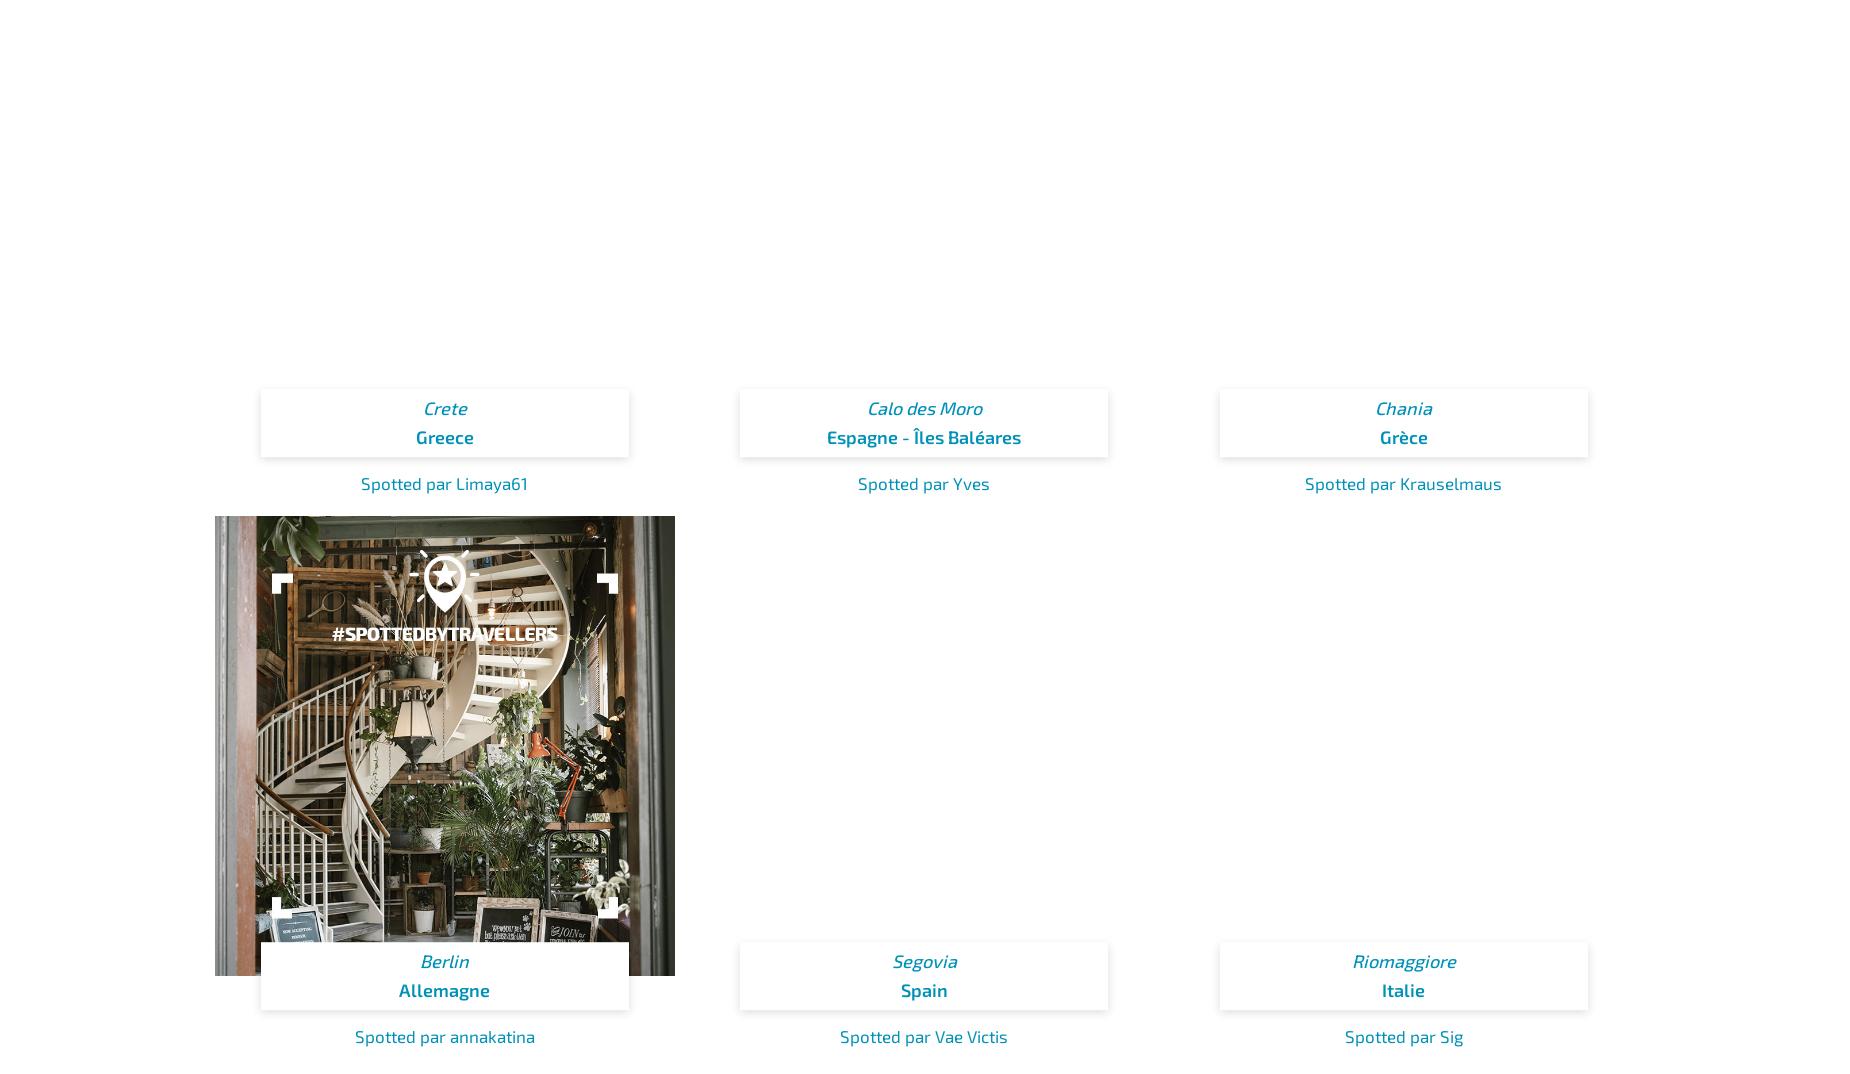 The width and height of the screenshot is (1850, 1074). What do you see at coordinates (443, 481) in the screenshot?
I see `'Spotted par Limaya61'` at bounding box center [443, 481].